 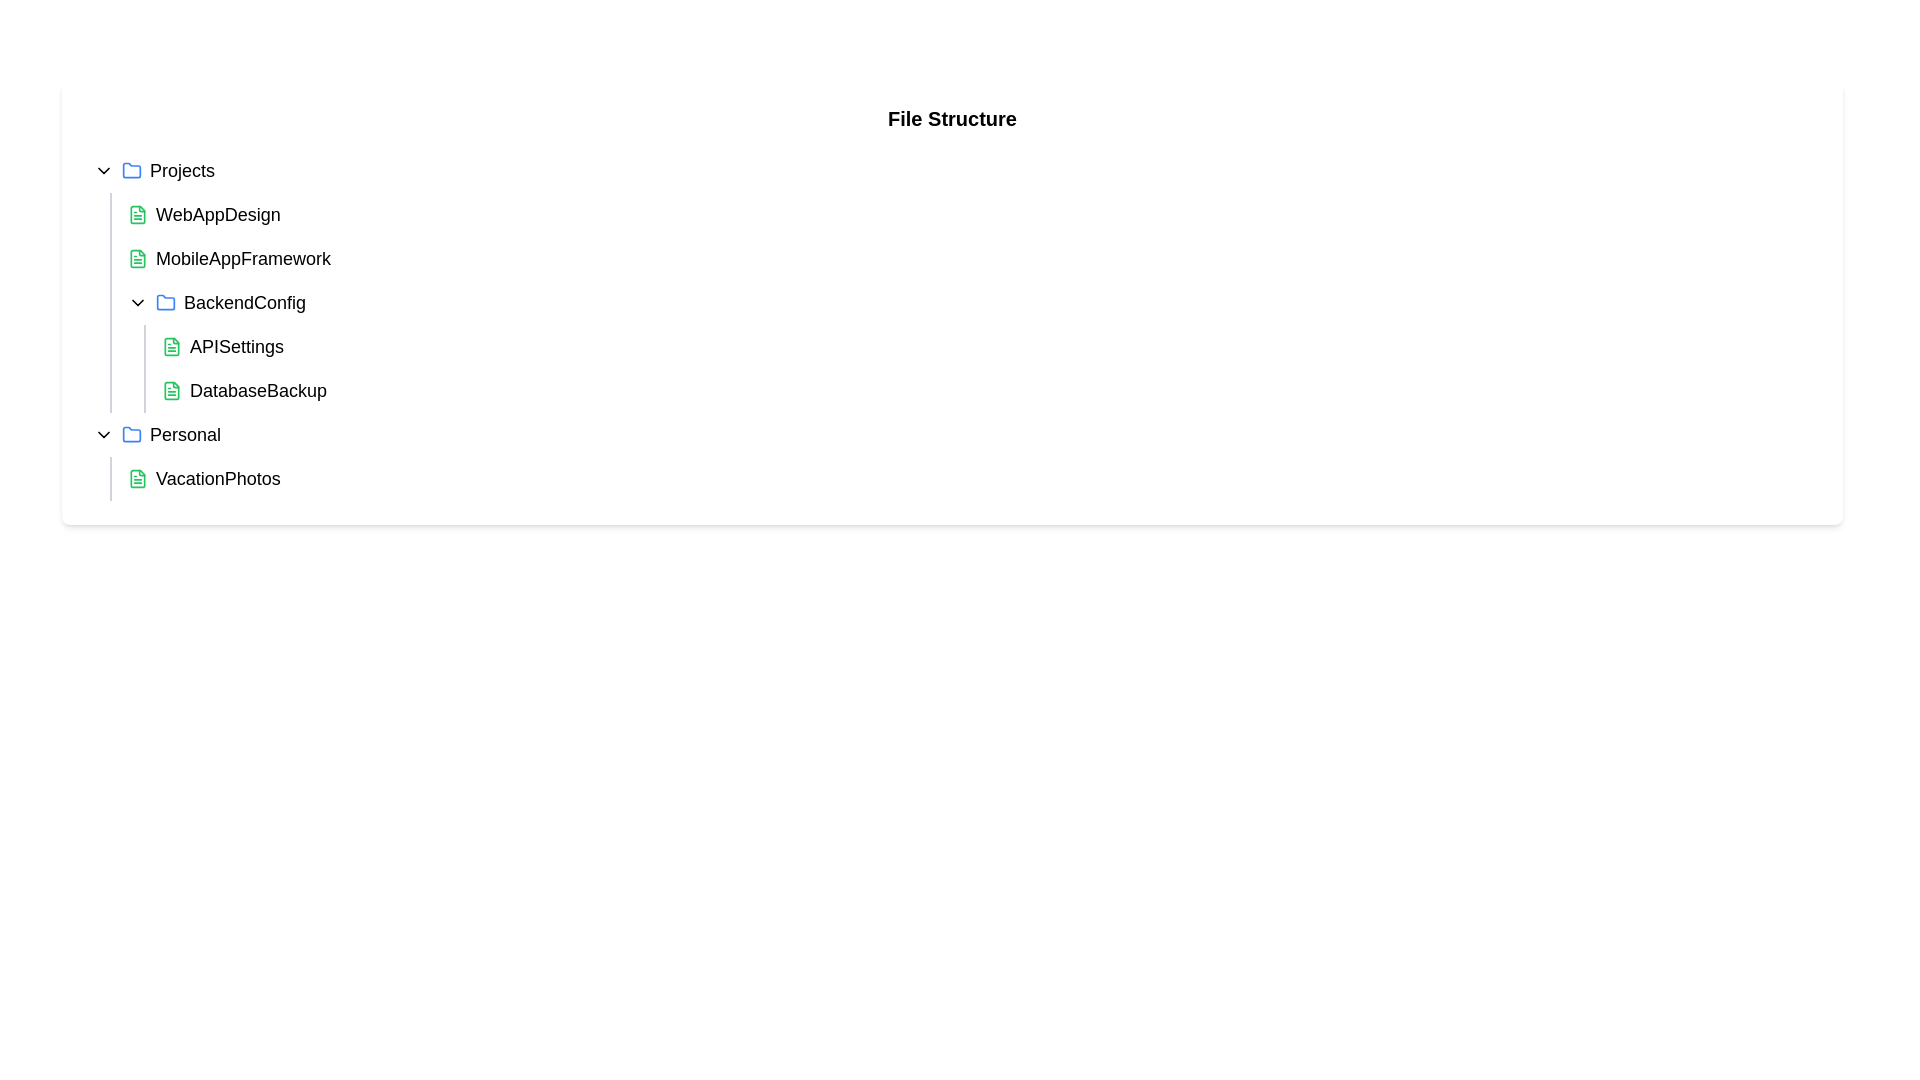 What do you see at coordinates (218, 215) in the screenshot?
I see `the label titled 'WebAppDesign' located in the 'Projects' folder section` at bounding box center [218, 215].